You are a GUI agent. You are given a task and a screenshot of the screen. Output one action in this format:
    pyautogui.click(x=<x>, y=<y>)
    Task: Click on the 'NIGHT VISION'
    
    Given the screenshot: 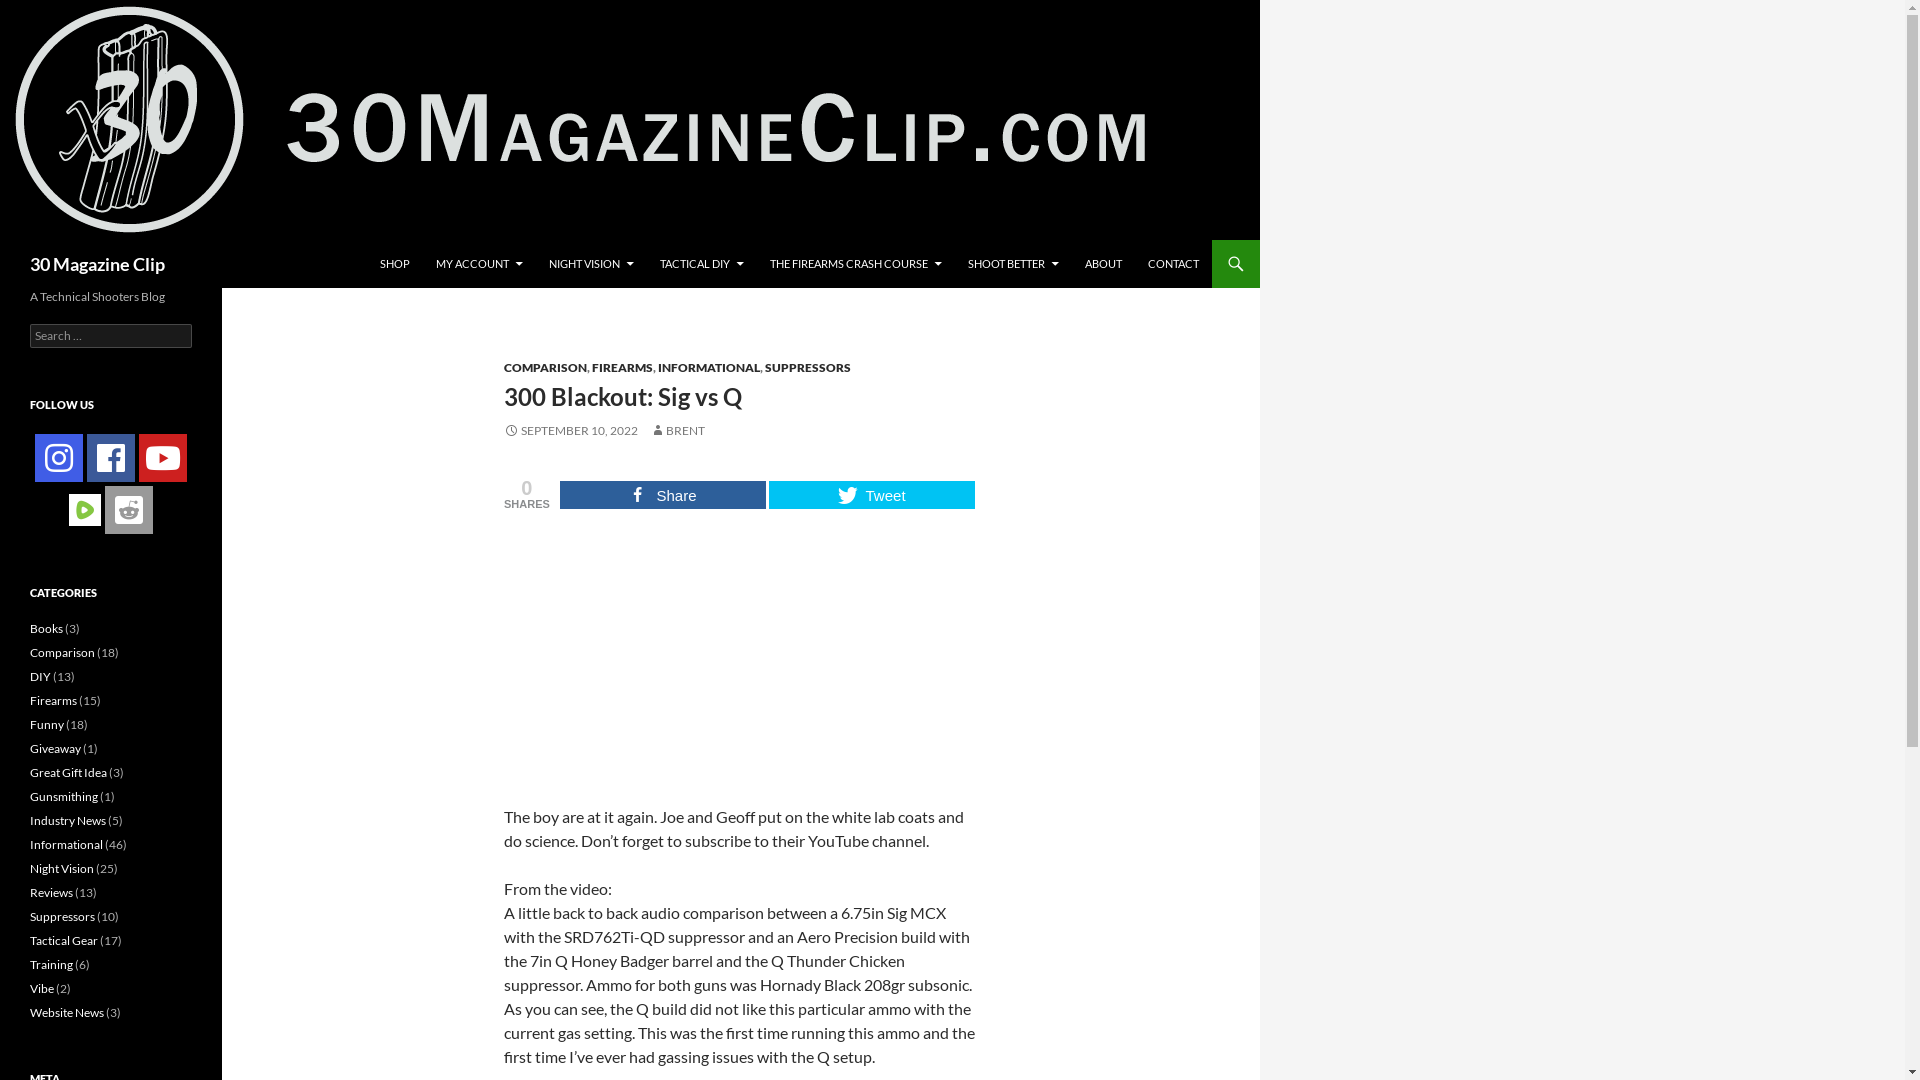 What is the action you would take?
    pyautogui.click(x=590, y=262)
    